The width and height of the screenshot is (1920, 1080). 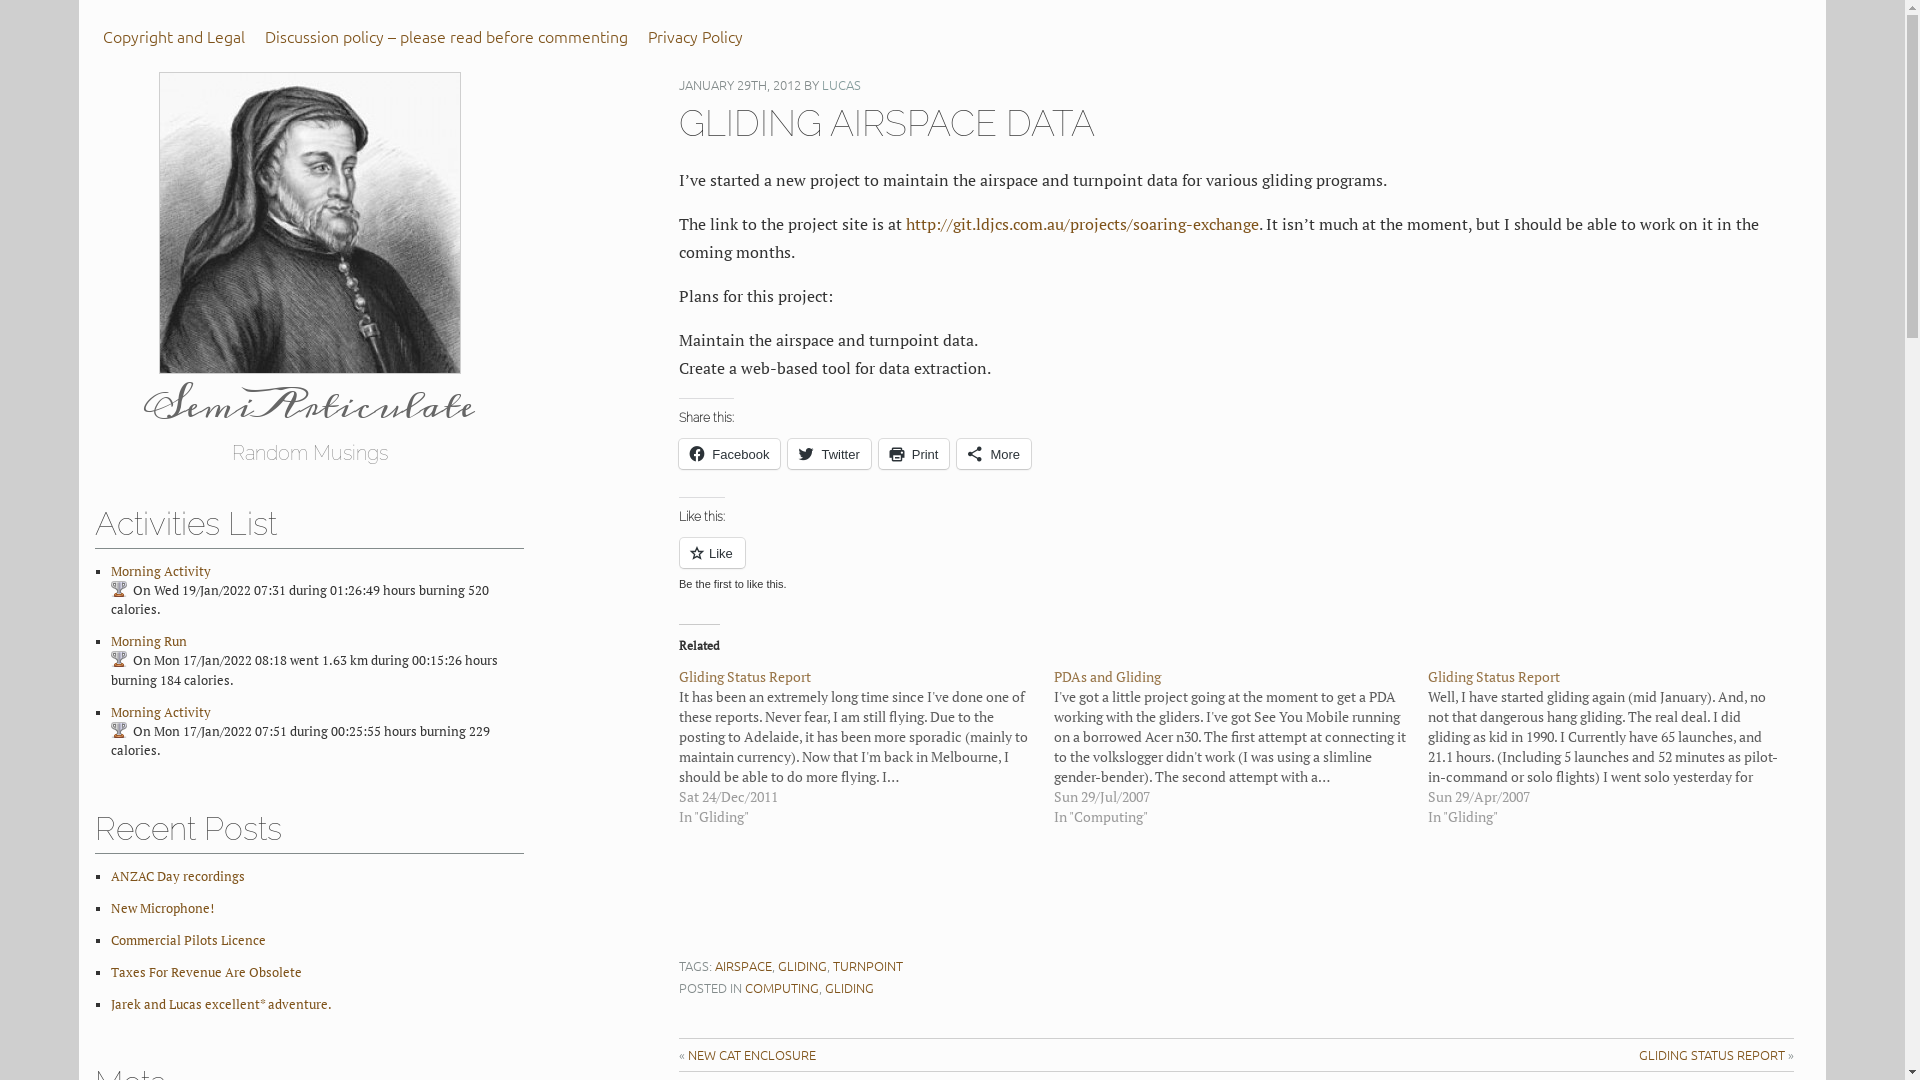 What do you see at coordinates (715, 964) in the screenshot?
I see `'AIRSPACE'` at bounding box center [715, 964].